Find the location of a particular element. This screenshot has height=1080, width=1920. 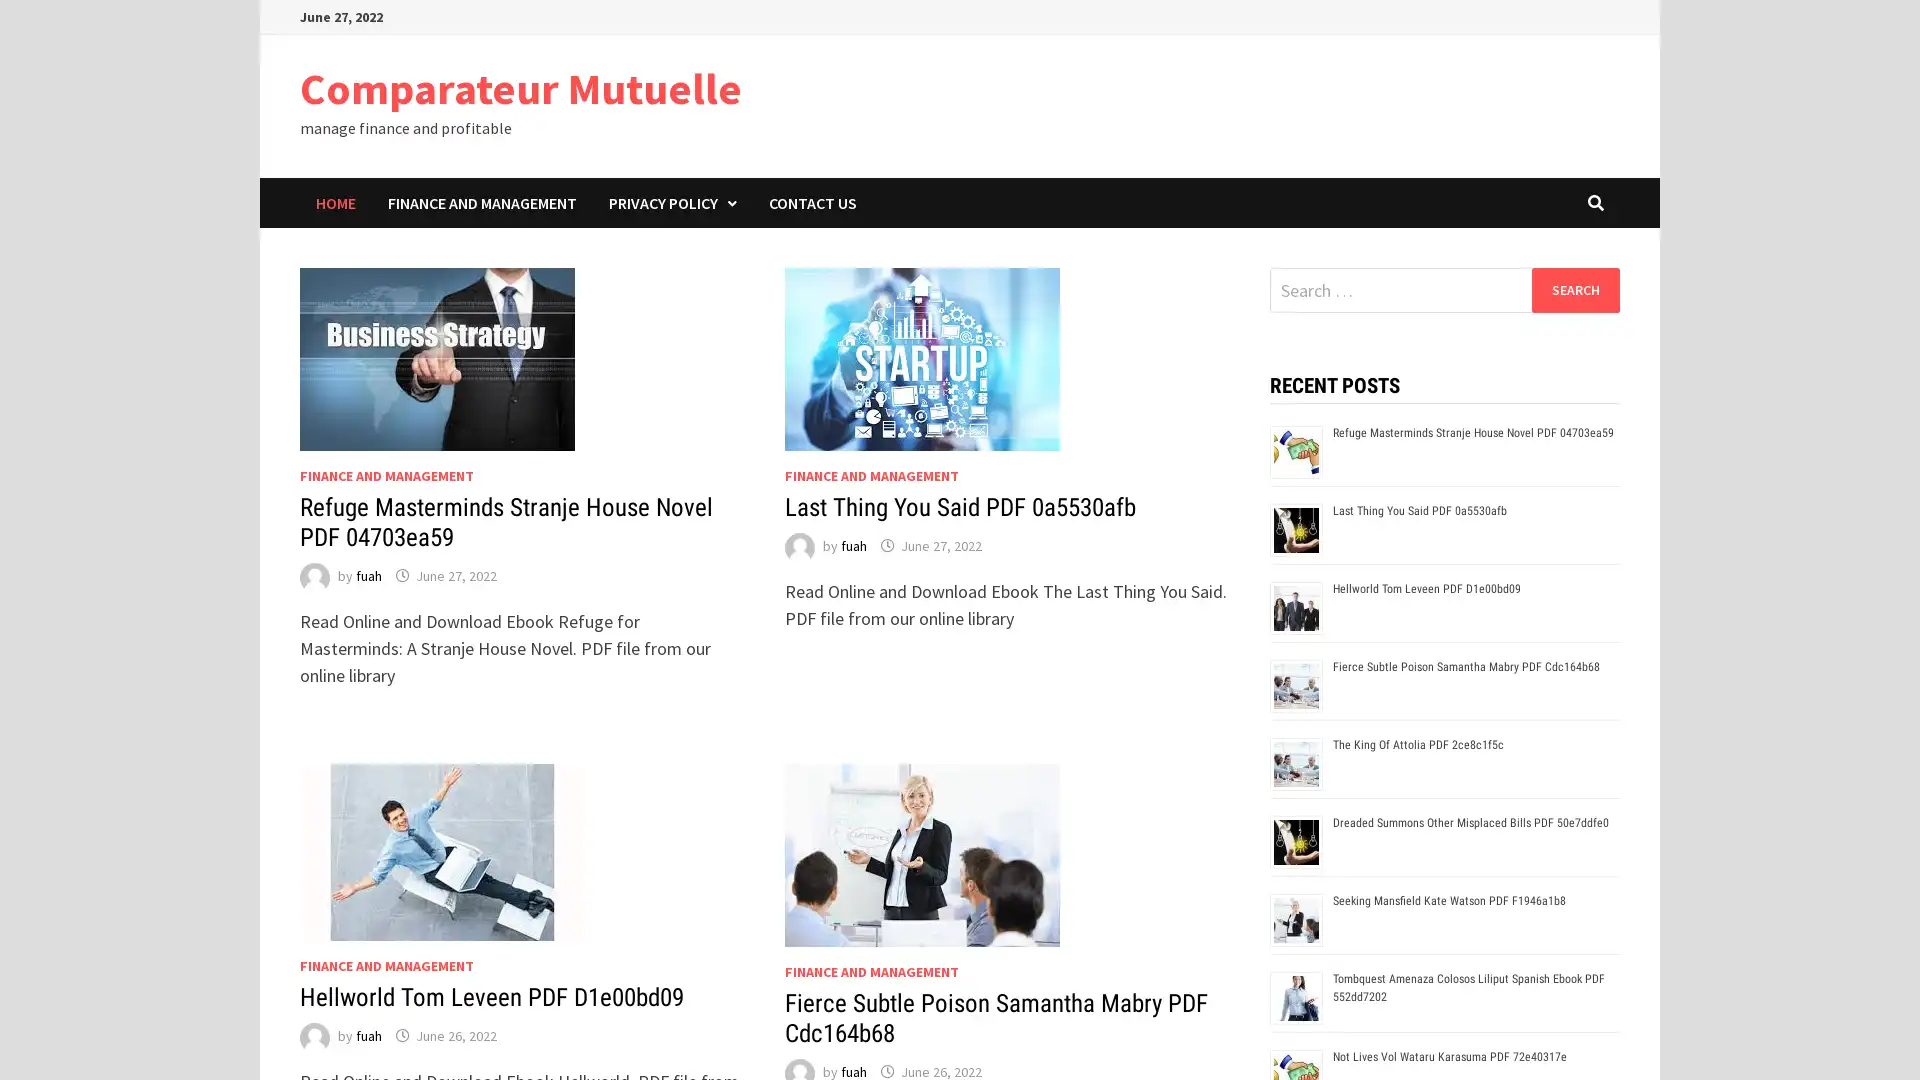

Search is located at coordinates (1574, 289).